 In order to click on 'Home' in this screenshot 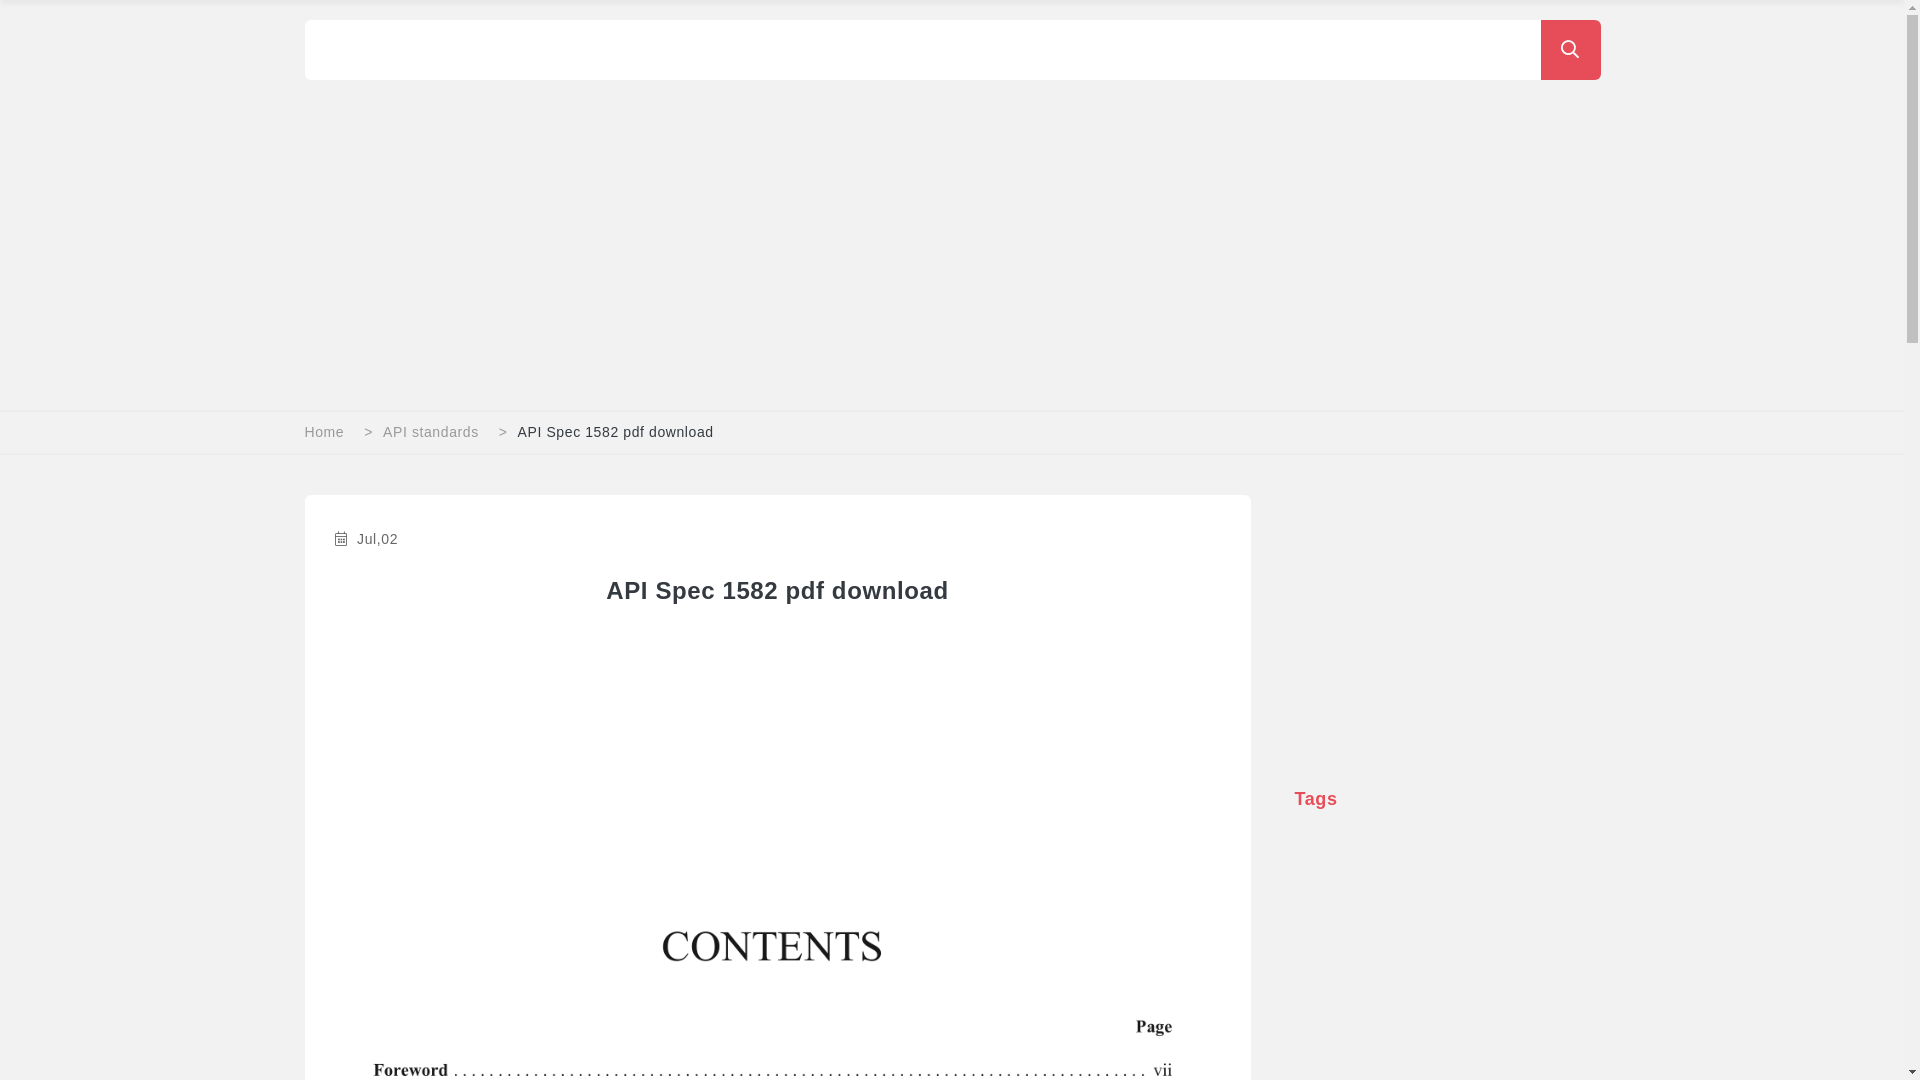, I will do `click(324, 431)`.